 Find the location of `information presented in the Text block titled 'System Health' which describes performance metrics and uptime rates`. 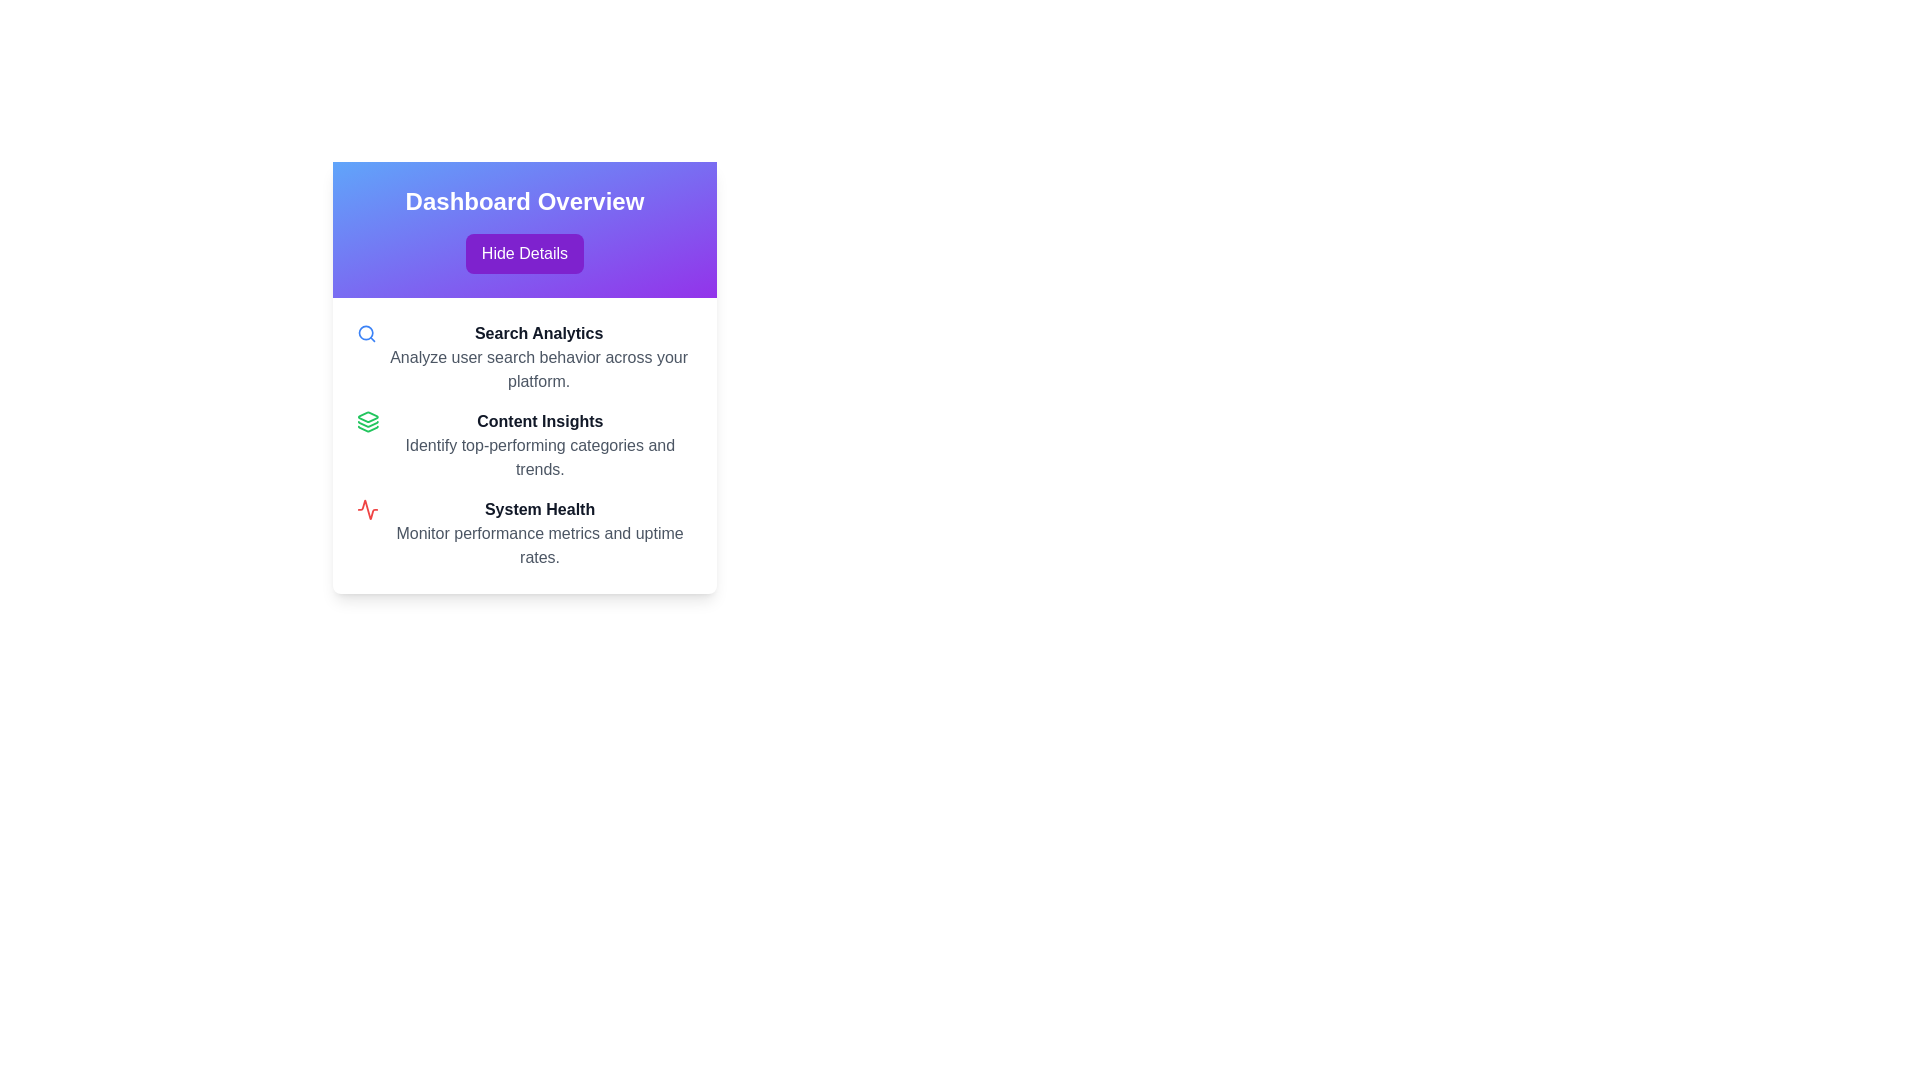

information presented in the Text block titled 'System Health' which describes performance metrics and uptime rates is located at coordinates (540, 532).